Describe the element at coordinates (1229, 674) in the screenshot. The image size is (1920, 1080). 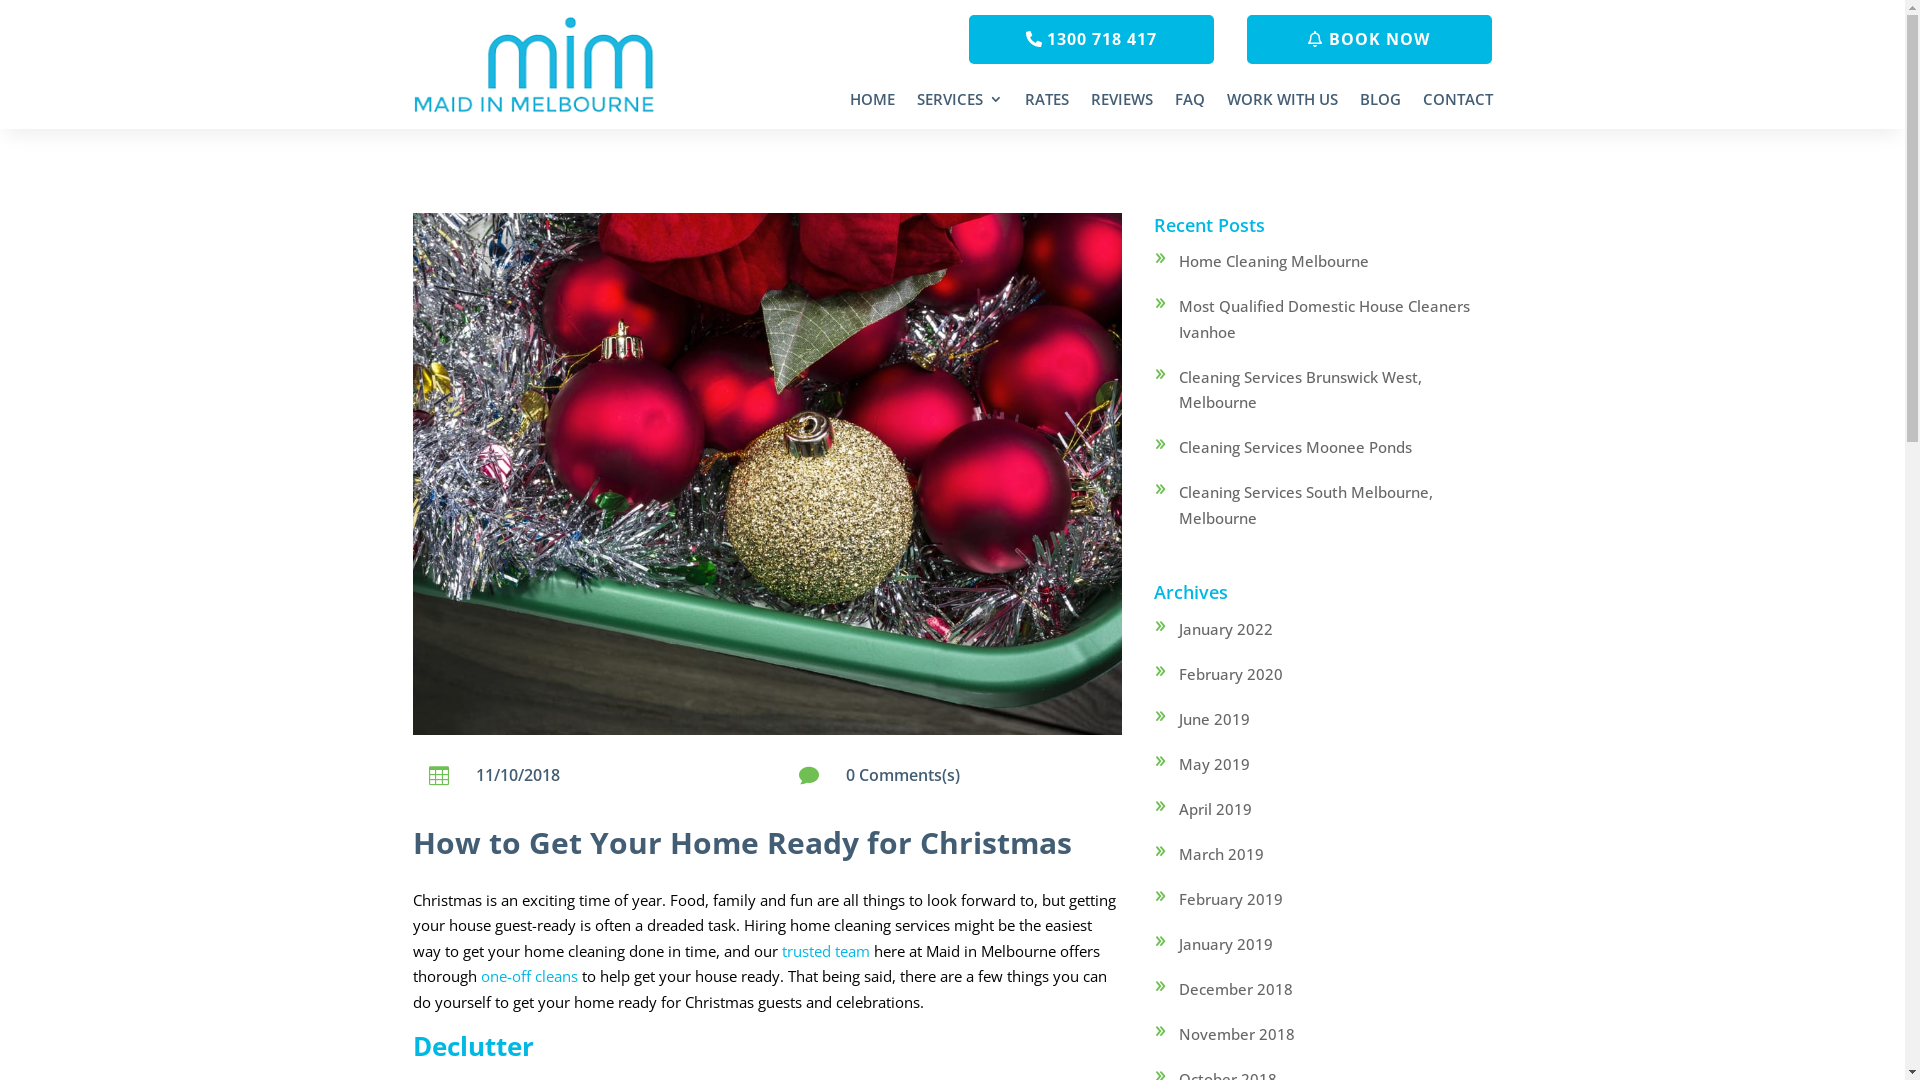
I see `'February 2020'` at that location.